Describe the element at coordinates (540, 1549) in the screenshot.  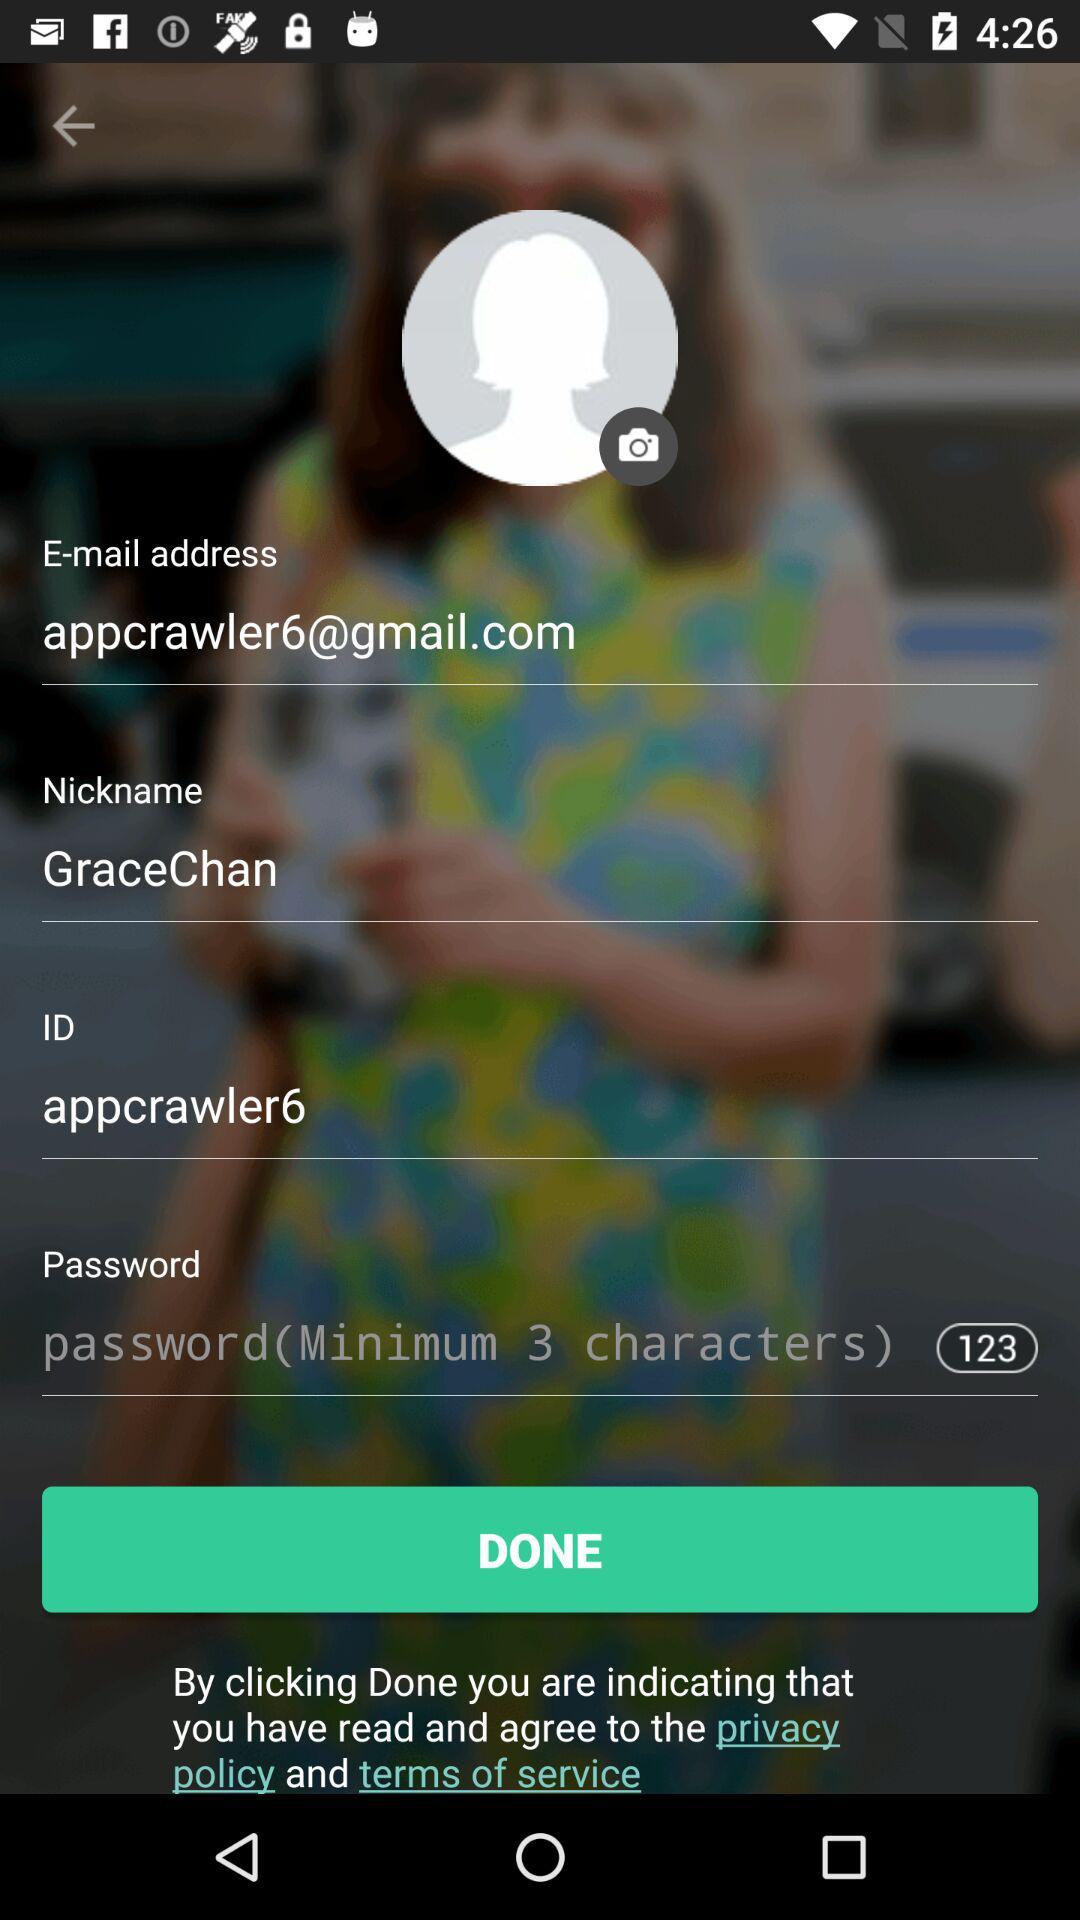
I see `the green color button` at that location.